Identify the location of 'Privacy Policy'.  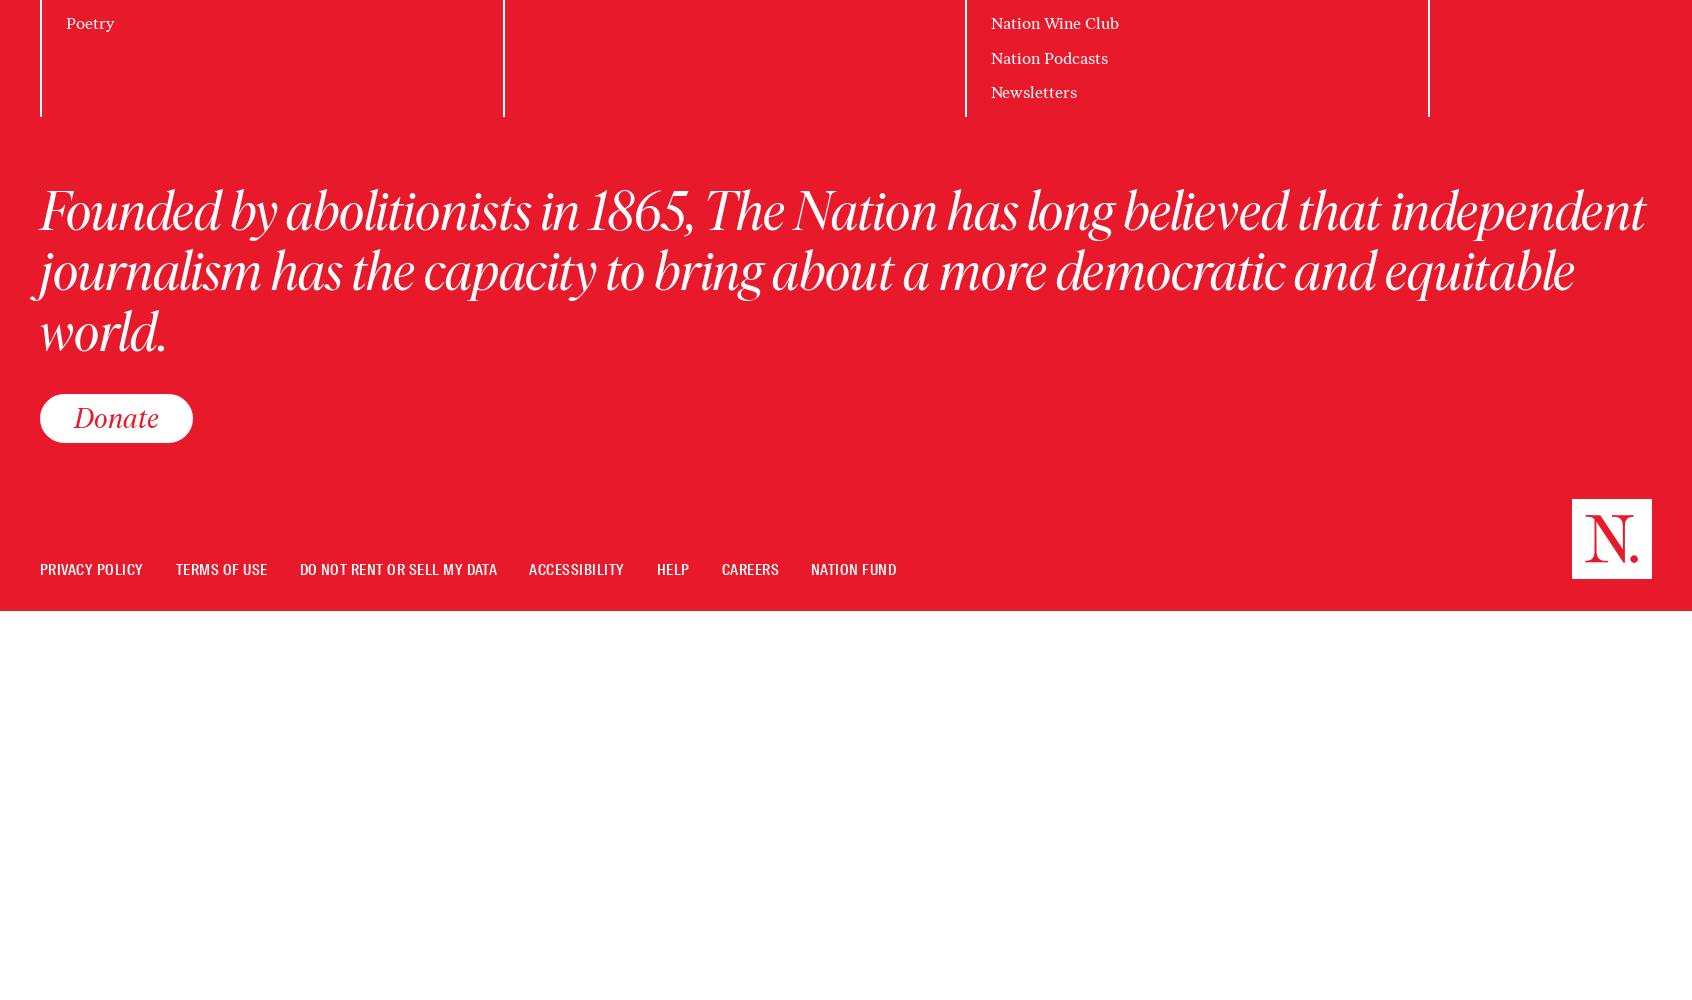
(91, 569).